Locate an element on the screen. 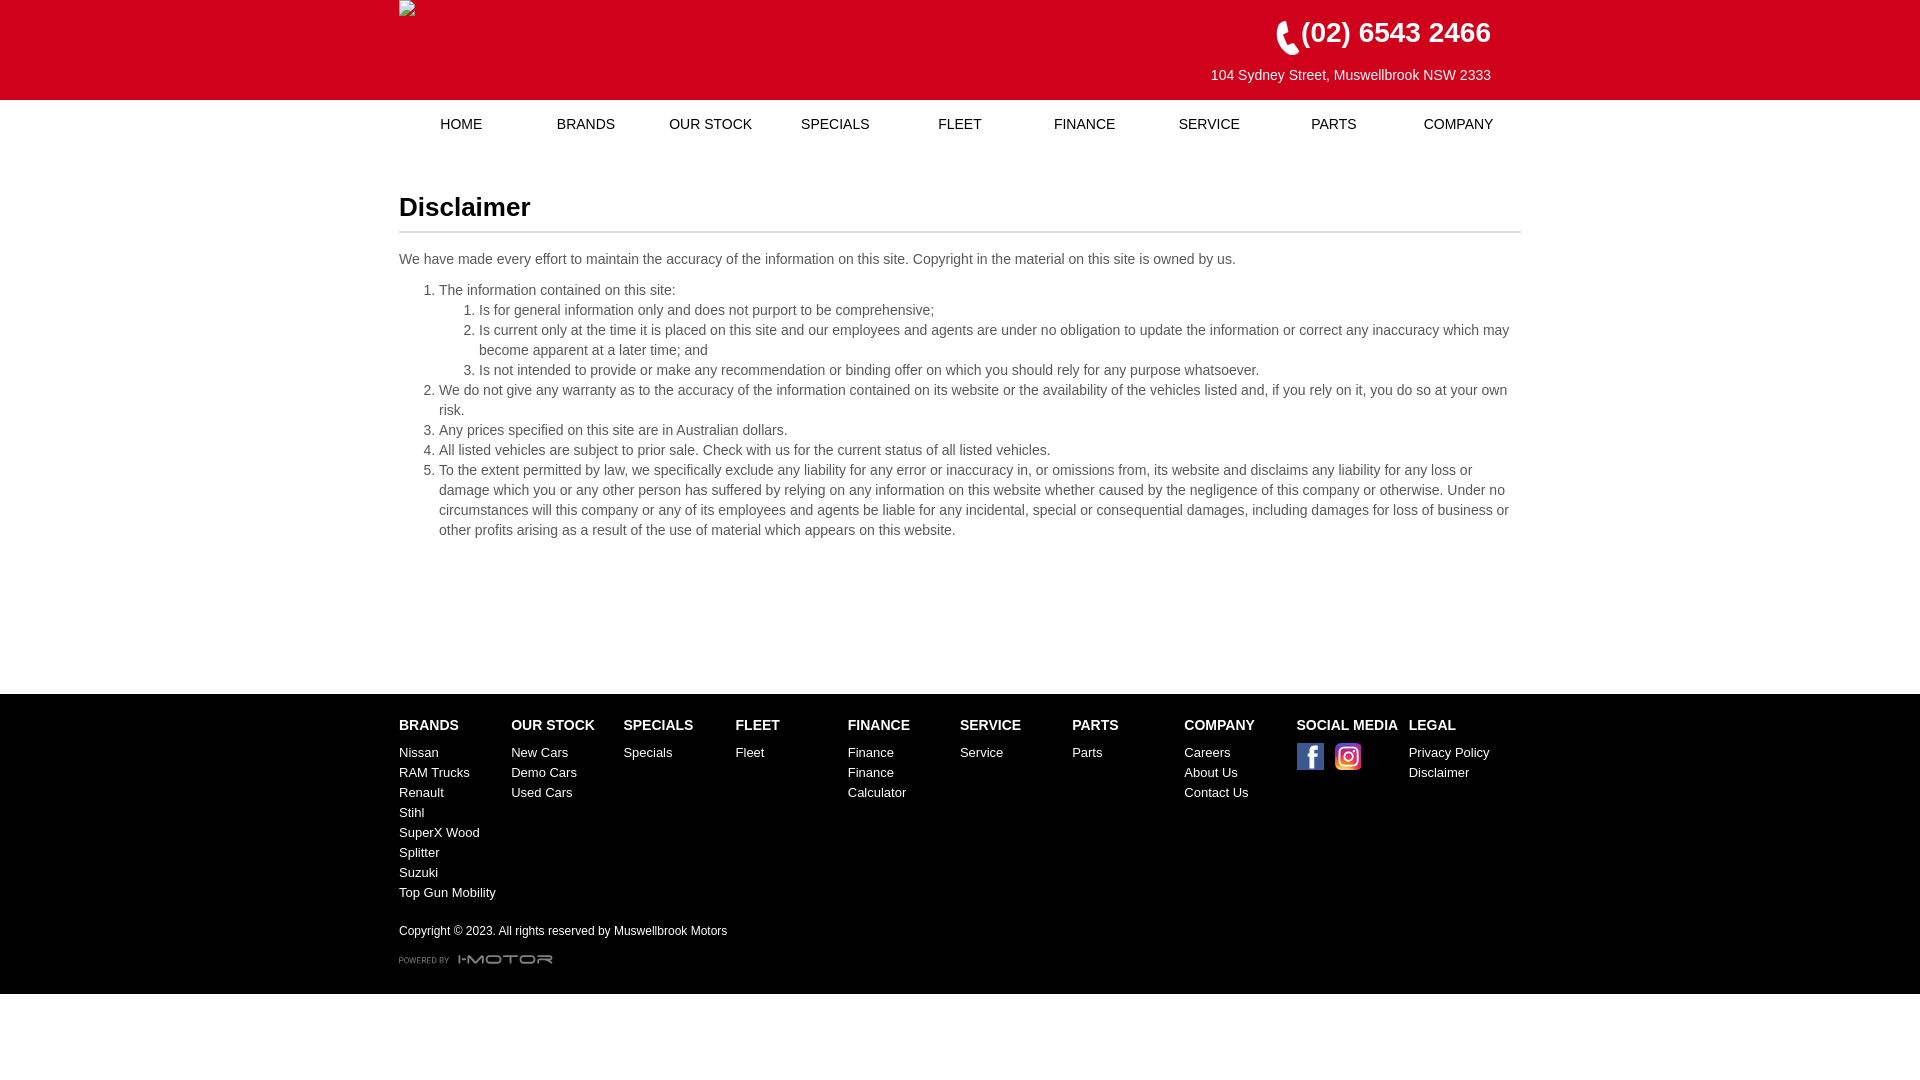 This screenshot has height=1080, width=1920. 'COMPANY' is located at coordinates (1458, 124).